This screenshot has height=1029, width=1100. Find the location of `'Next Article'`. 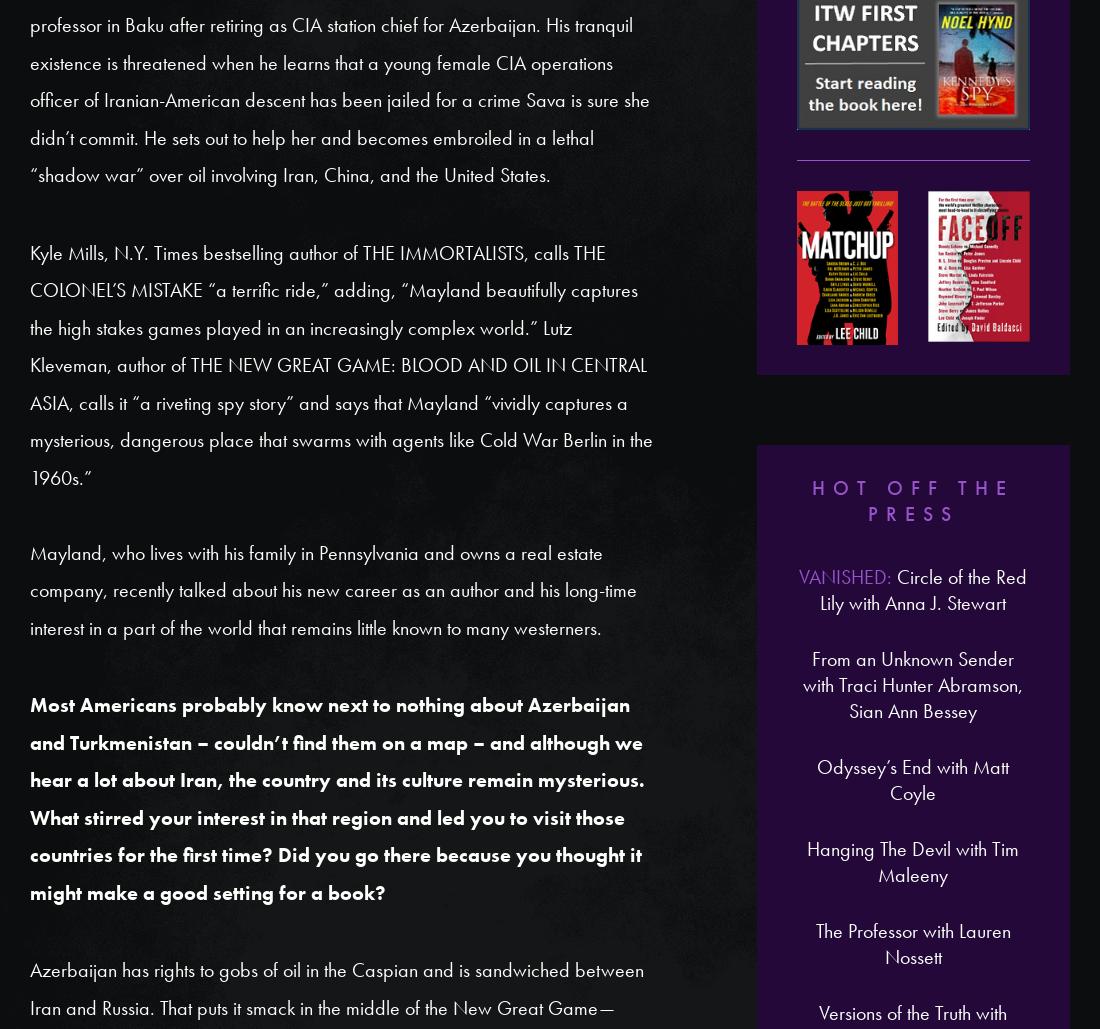

'Next Article' is located at coordinates (608, 956).